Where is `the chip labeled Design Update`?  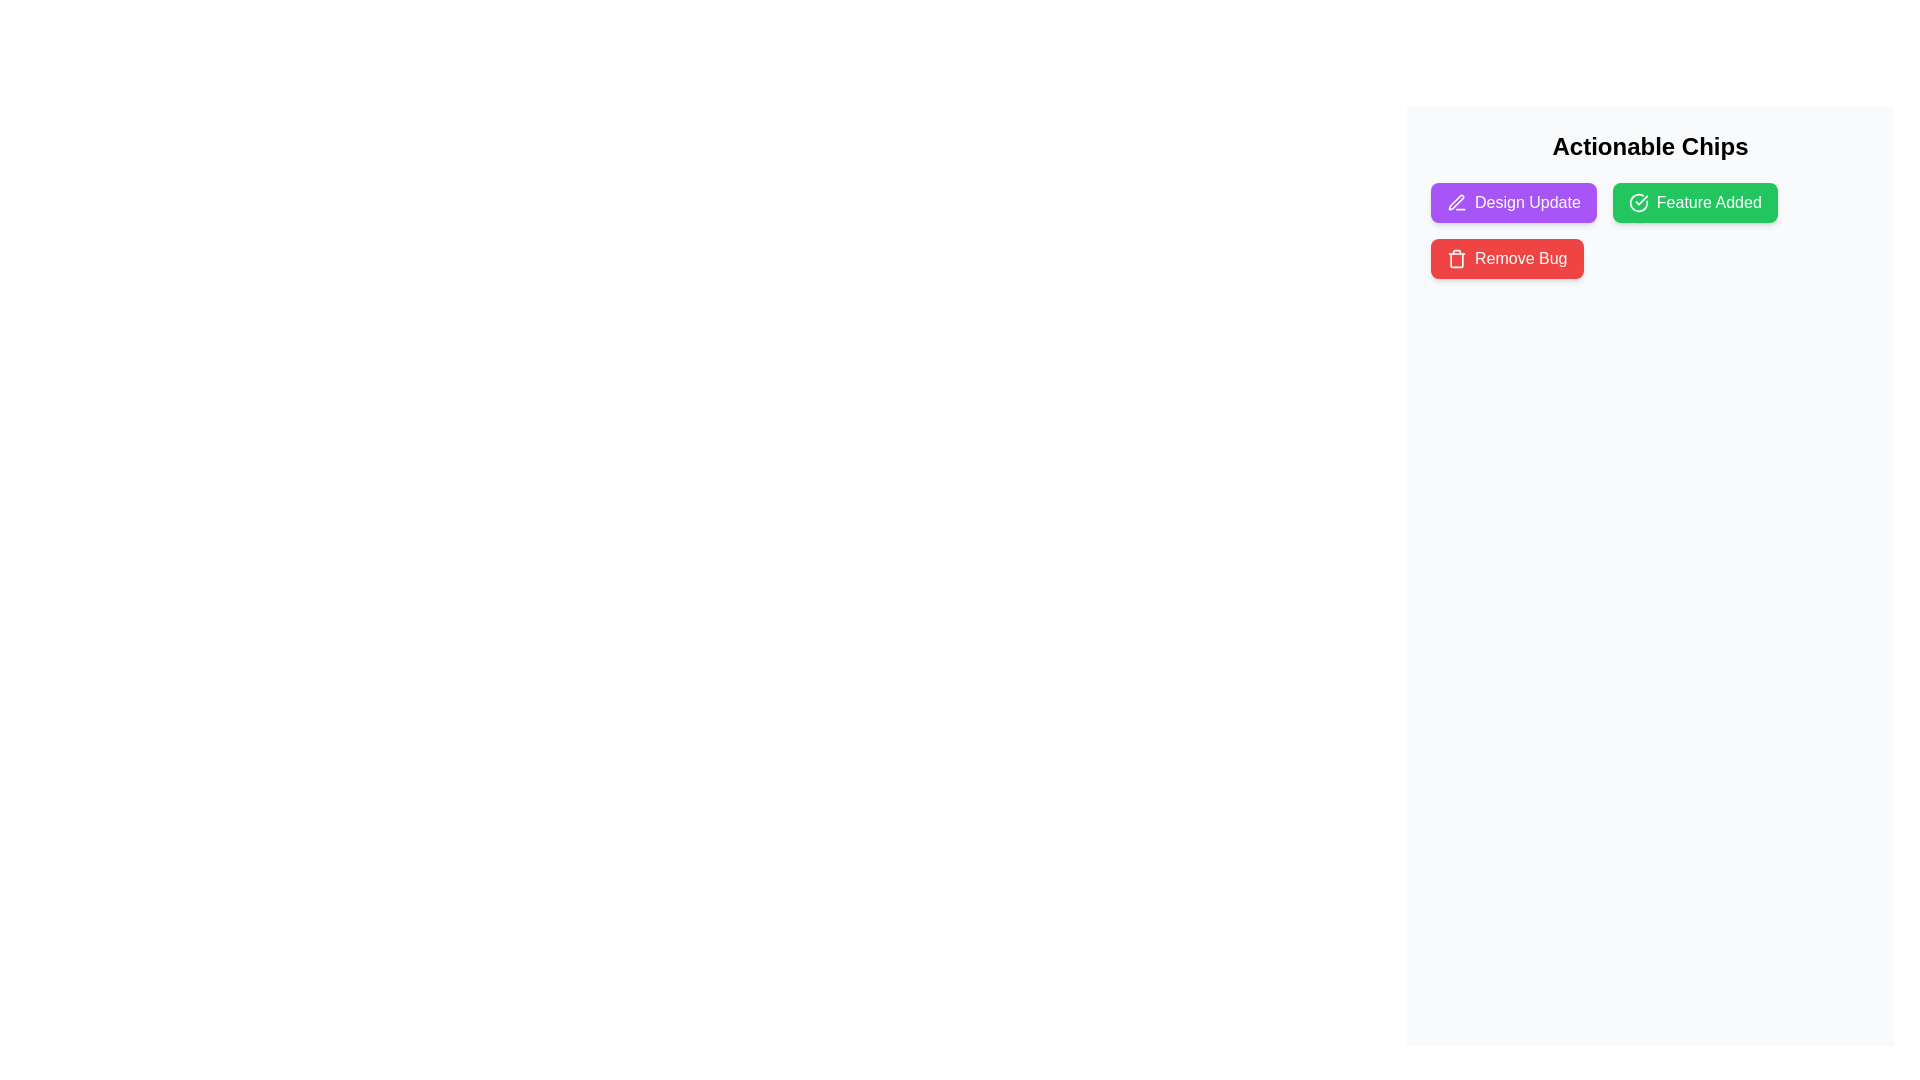
the chip labeled Design Update is located at coordinates (1513, 203).